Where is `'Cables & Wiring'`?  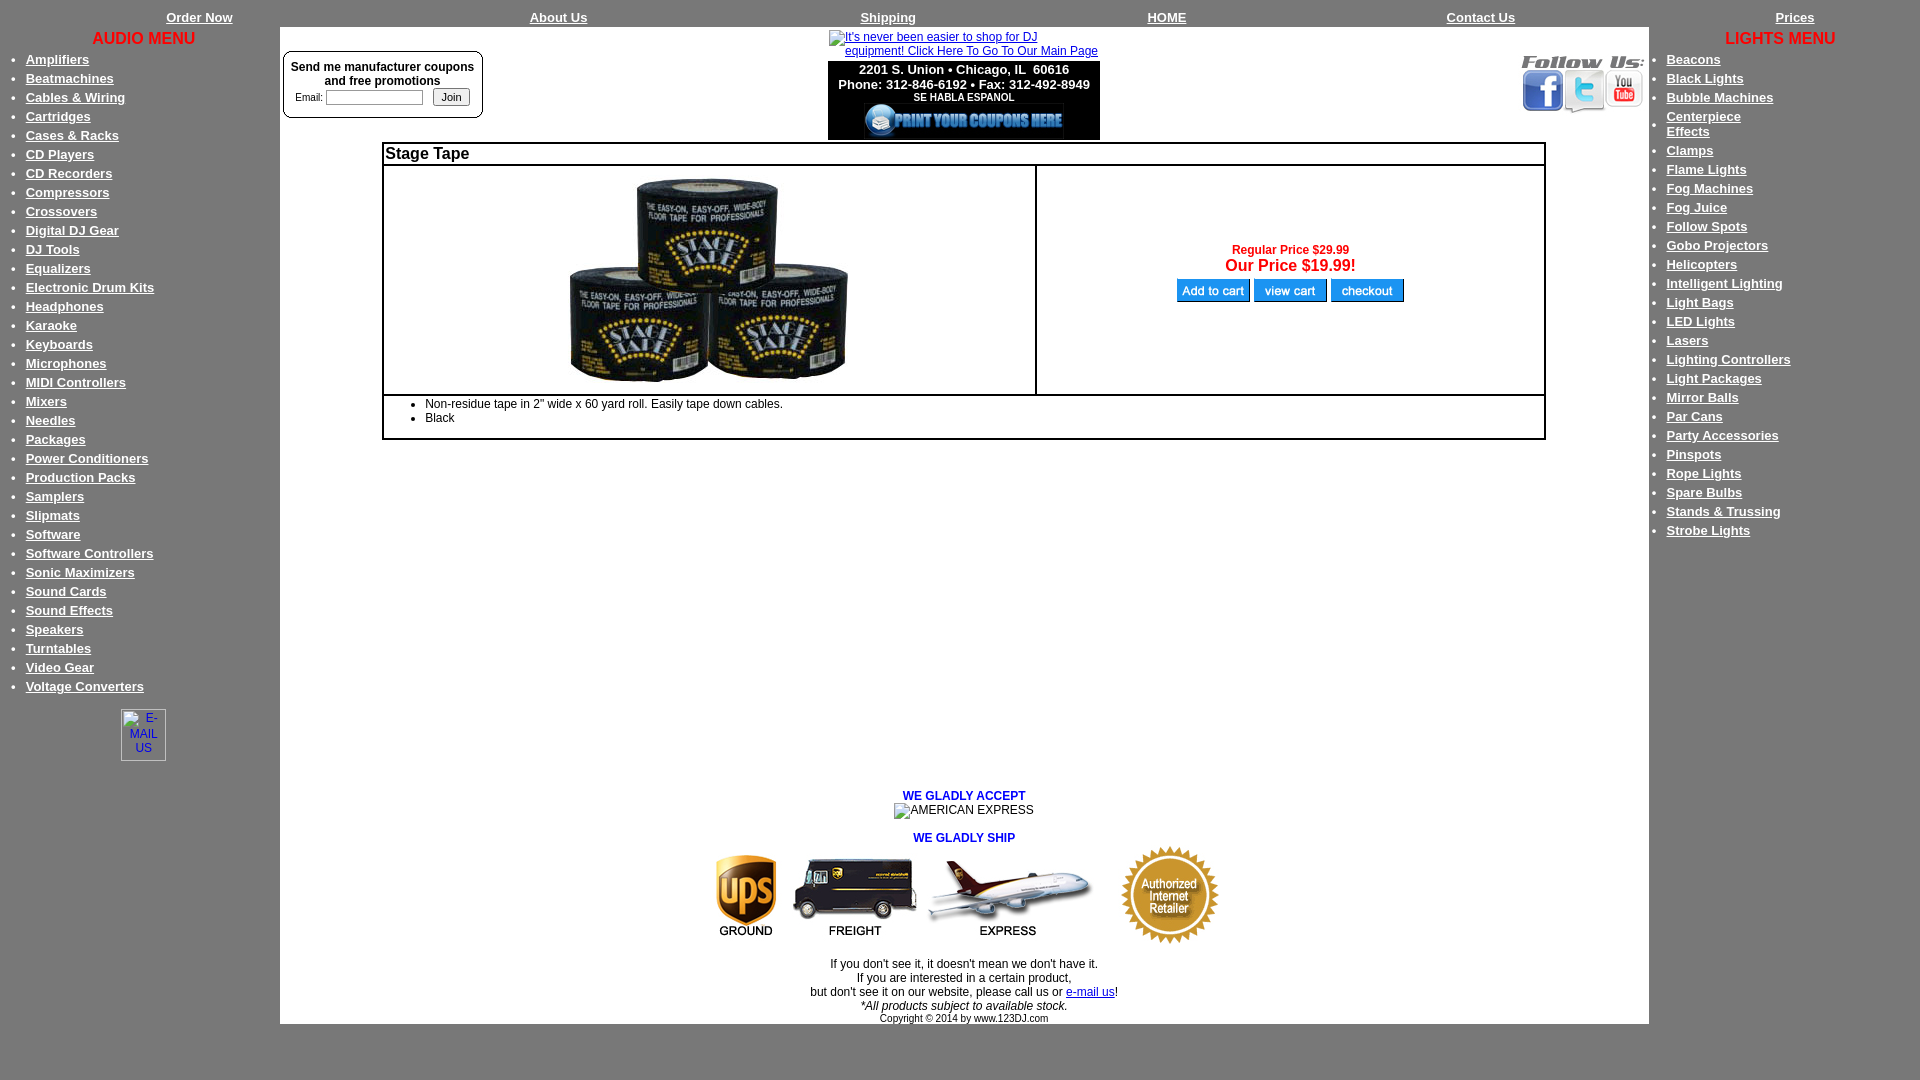 'Cables & Wiring' is located at coordinates (76, 97).